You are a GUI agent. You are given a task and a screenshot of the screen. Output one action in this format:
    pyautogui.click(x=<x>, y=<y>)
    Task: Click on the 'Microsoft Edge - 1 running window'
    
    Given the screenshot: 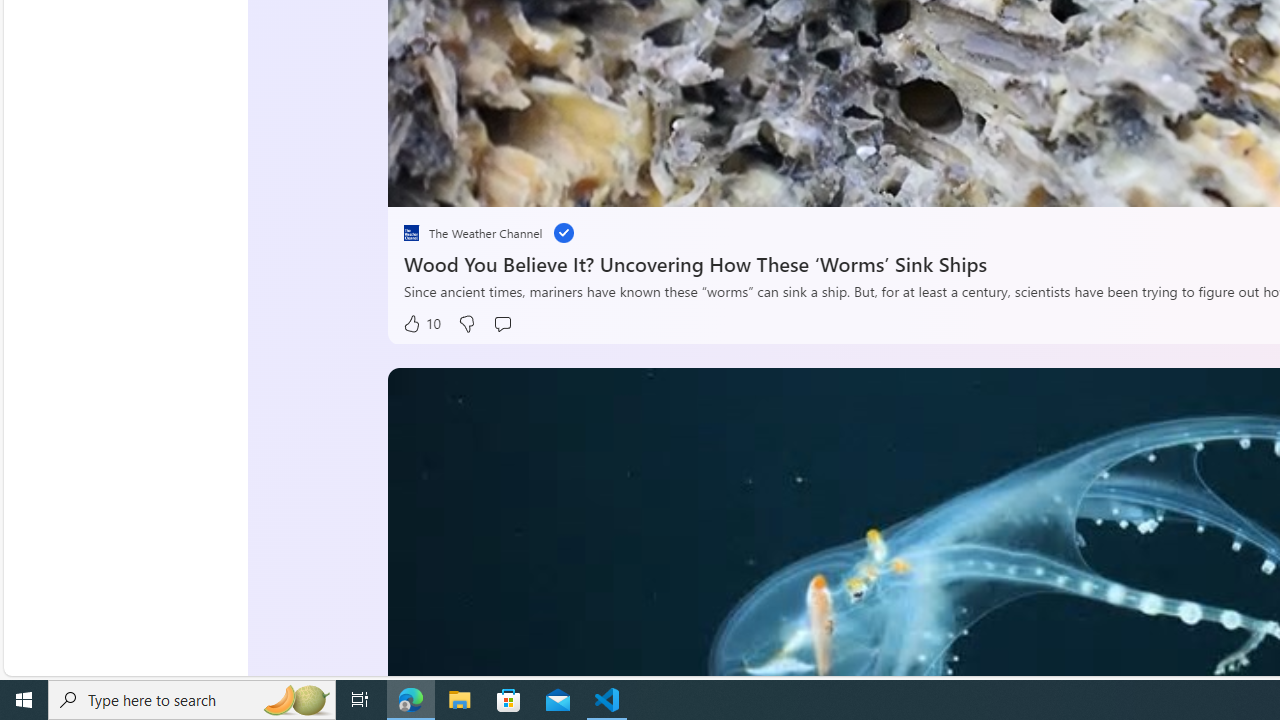 What is the action you would take?
    pyautogui.click(x=410, y=698)
    